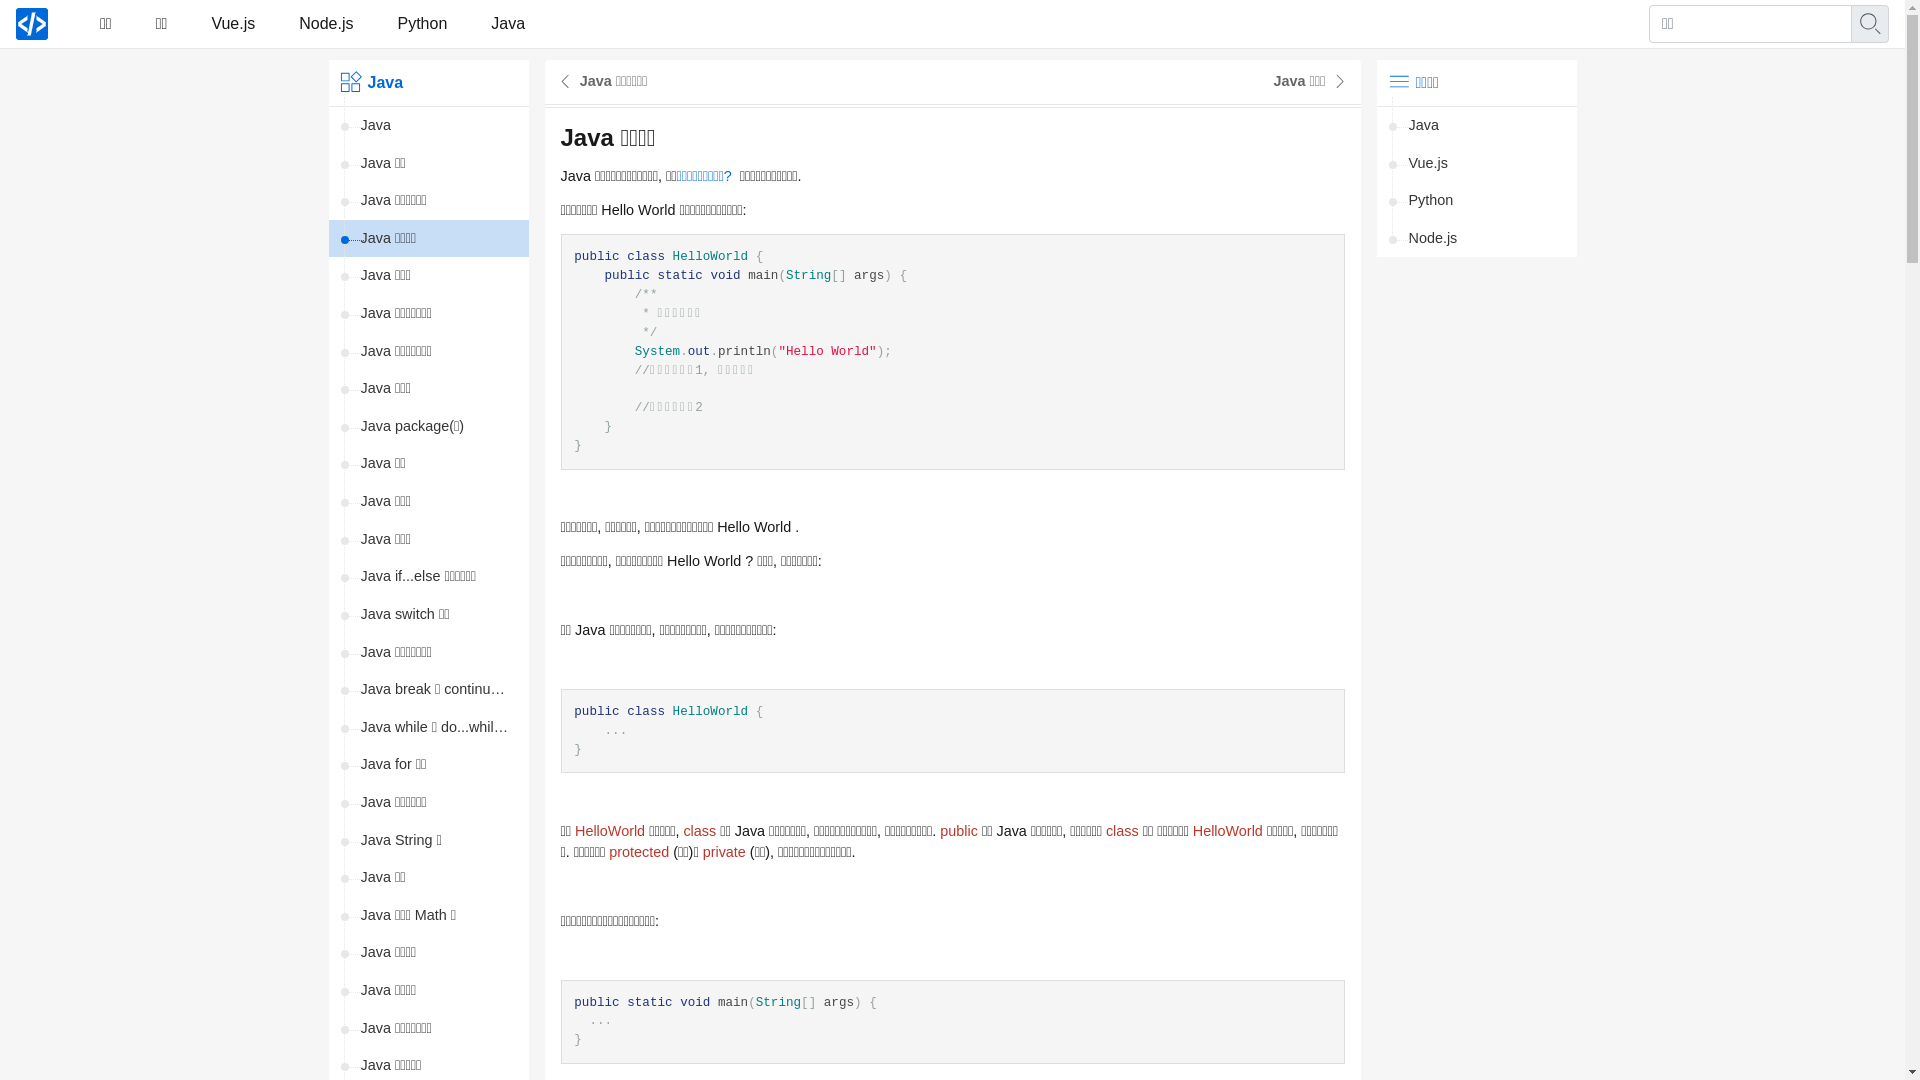 This screenshot has height=1080, width=1920. Describe the element at coordinates (15, 23) in the screenshot. I see `'21yi.com'` at that location.